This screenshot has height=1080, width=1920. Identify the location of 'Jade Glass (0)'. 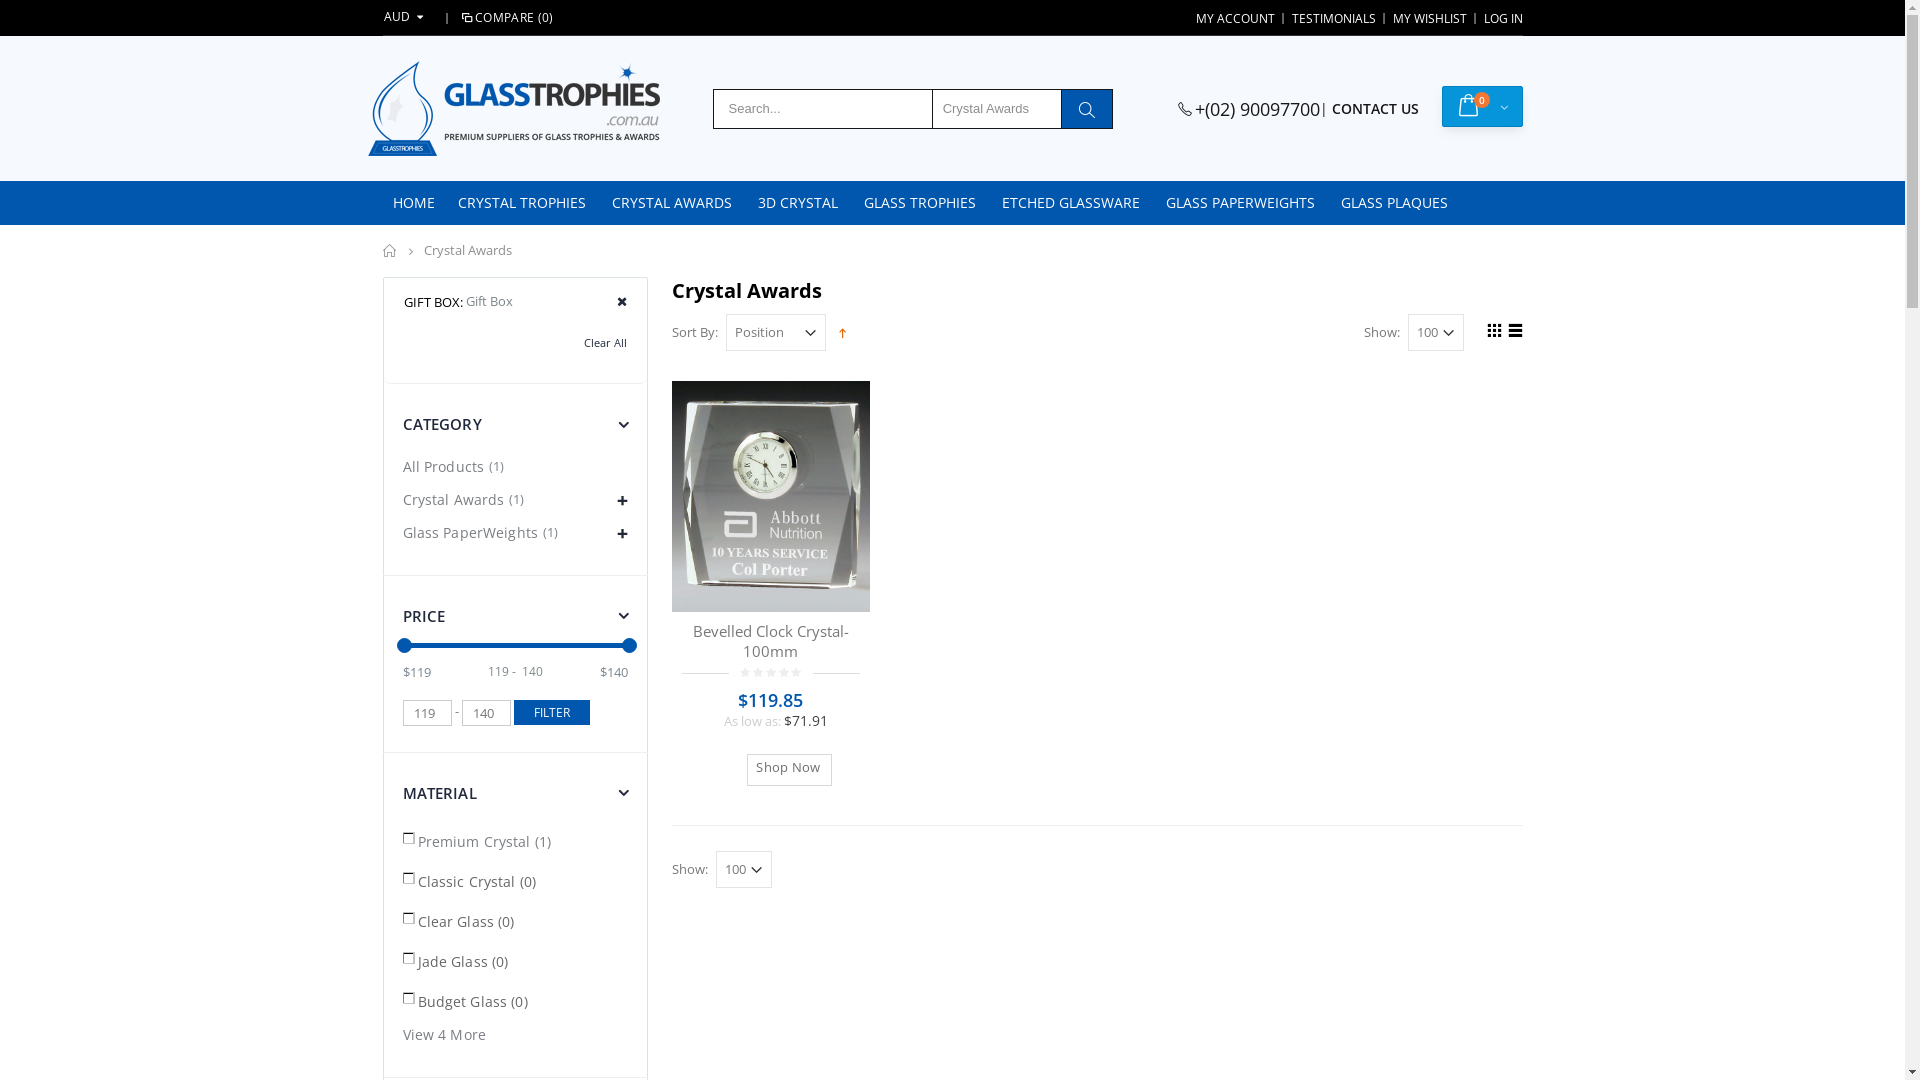
(456, 956).